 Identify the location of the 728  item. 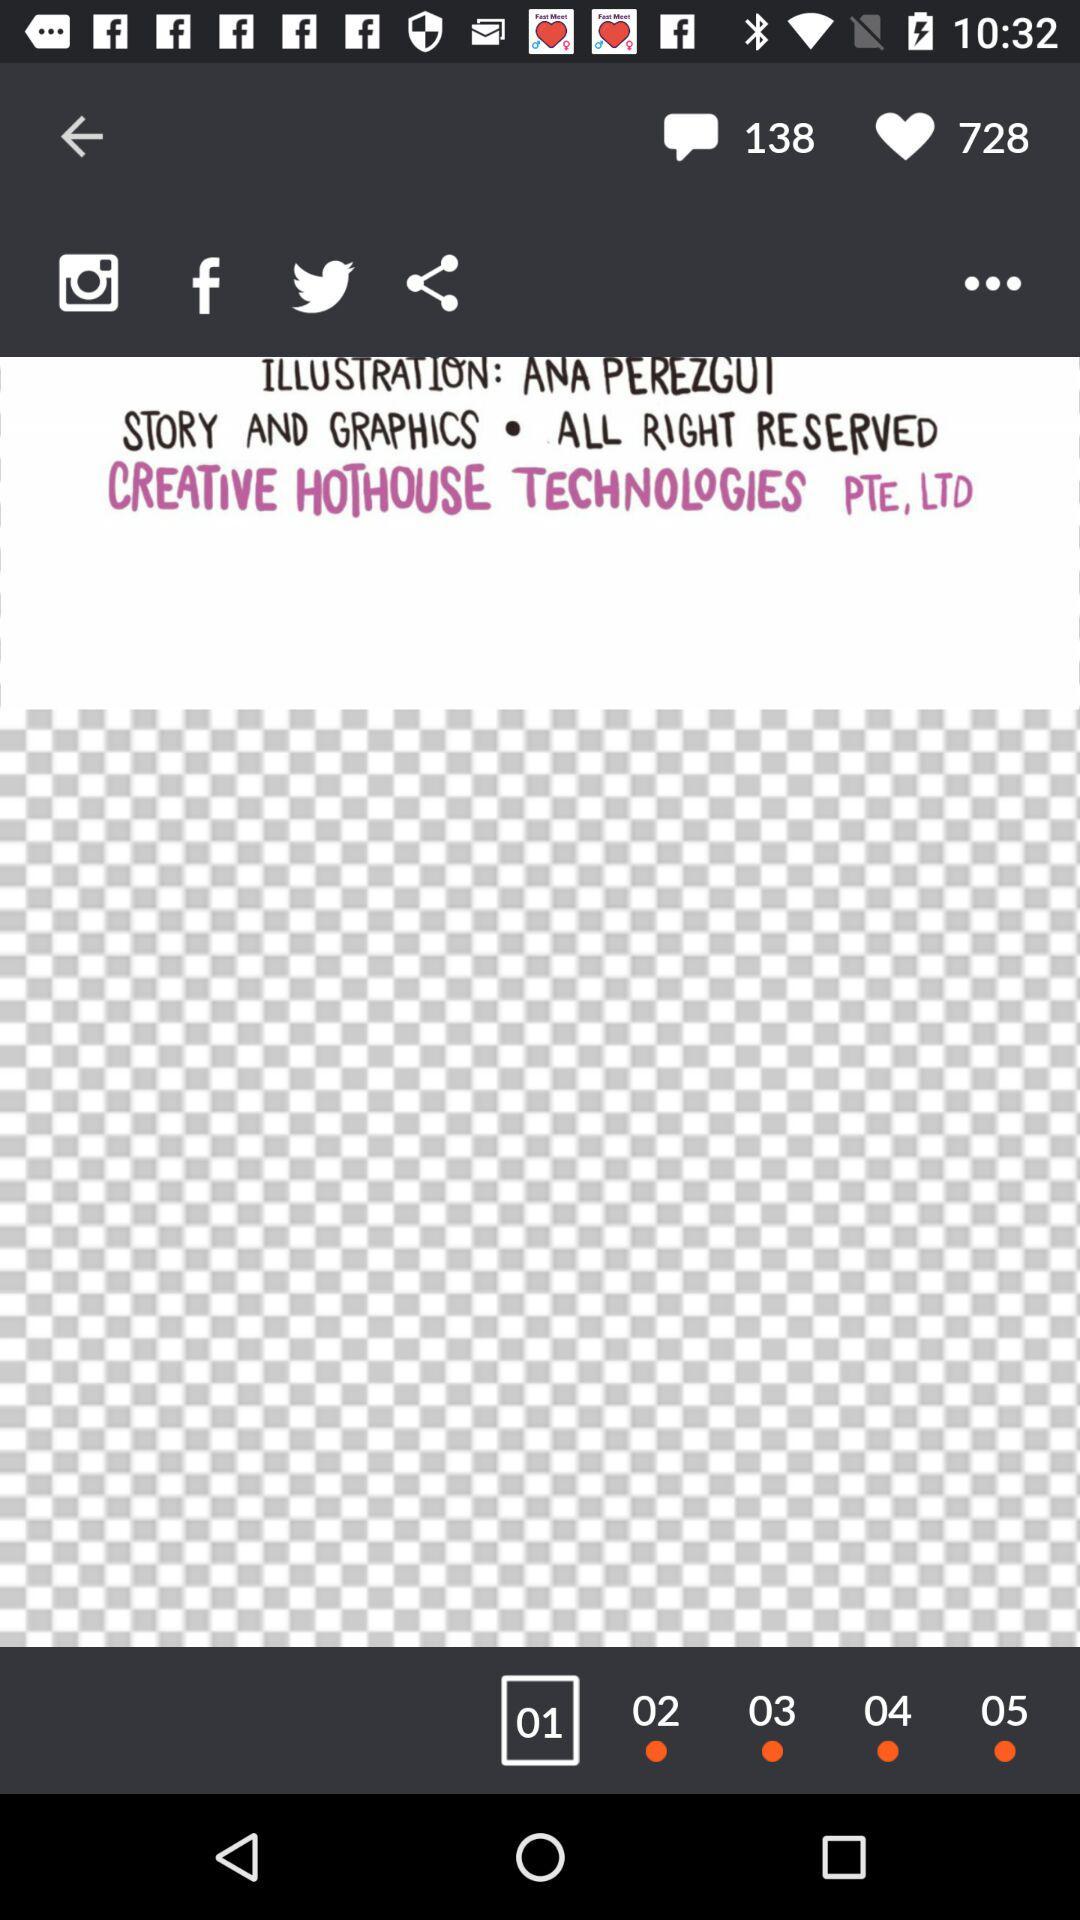
(951, 135).